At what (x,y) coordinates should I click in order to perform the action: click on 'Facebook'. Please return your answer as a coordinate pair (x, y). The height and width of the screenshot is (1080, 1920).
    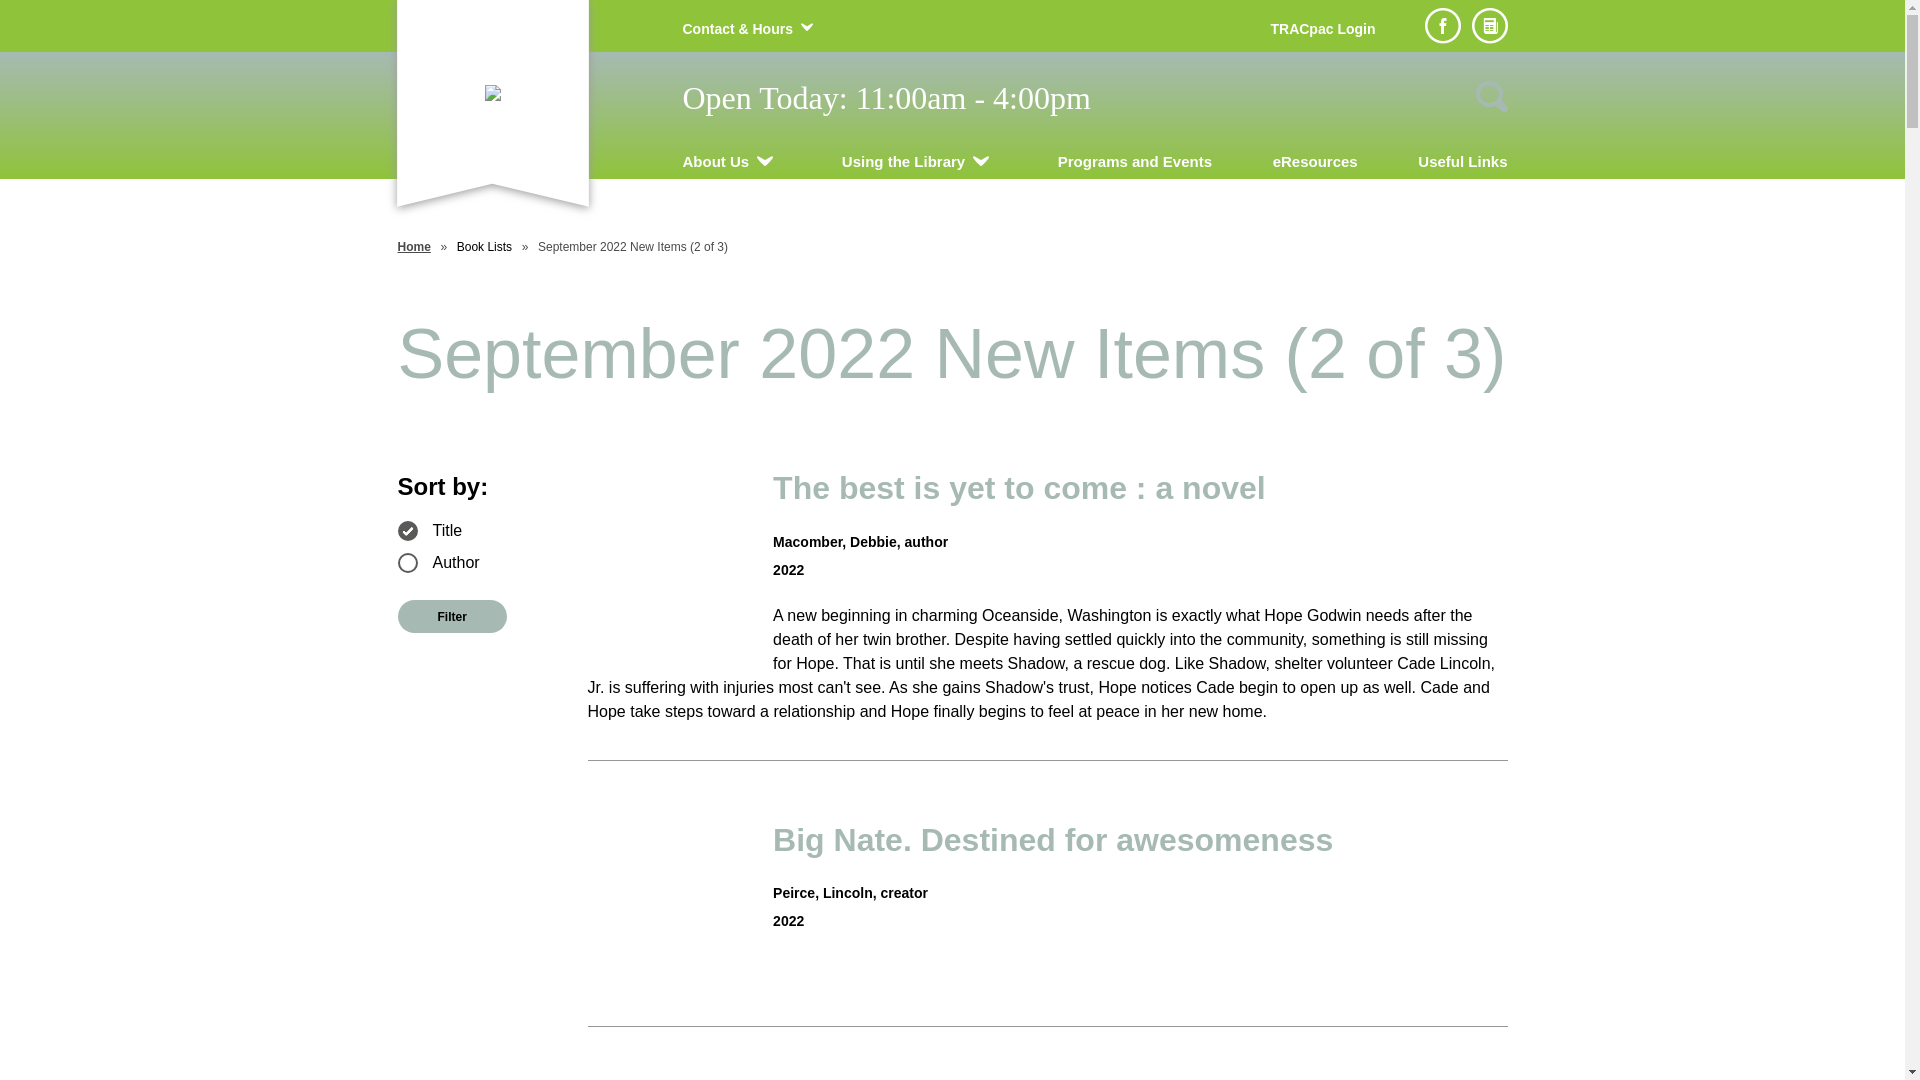
    Looking at the image, I should click on (1424, 26).